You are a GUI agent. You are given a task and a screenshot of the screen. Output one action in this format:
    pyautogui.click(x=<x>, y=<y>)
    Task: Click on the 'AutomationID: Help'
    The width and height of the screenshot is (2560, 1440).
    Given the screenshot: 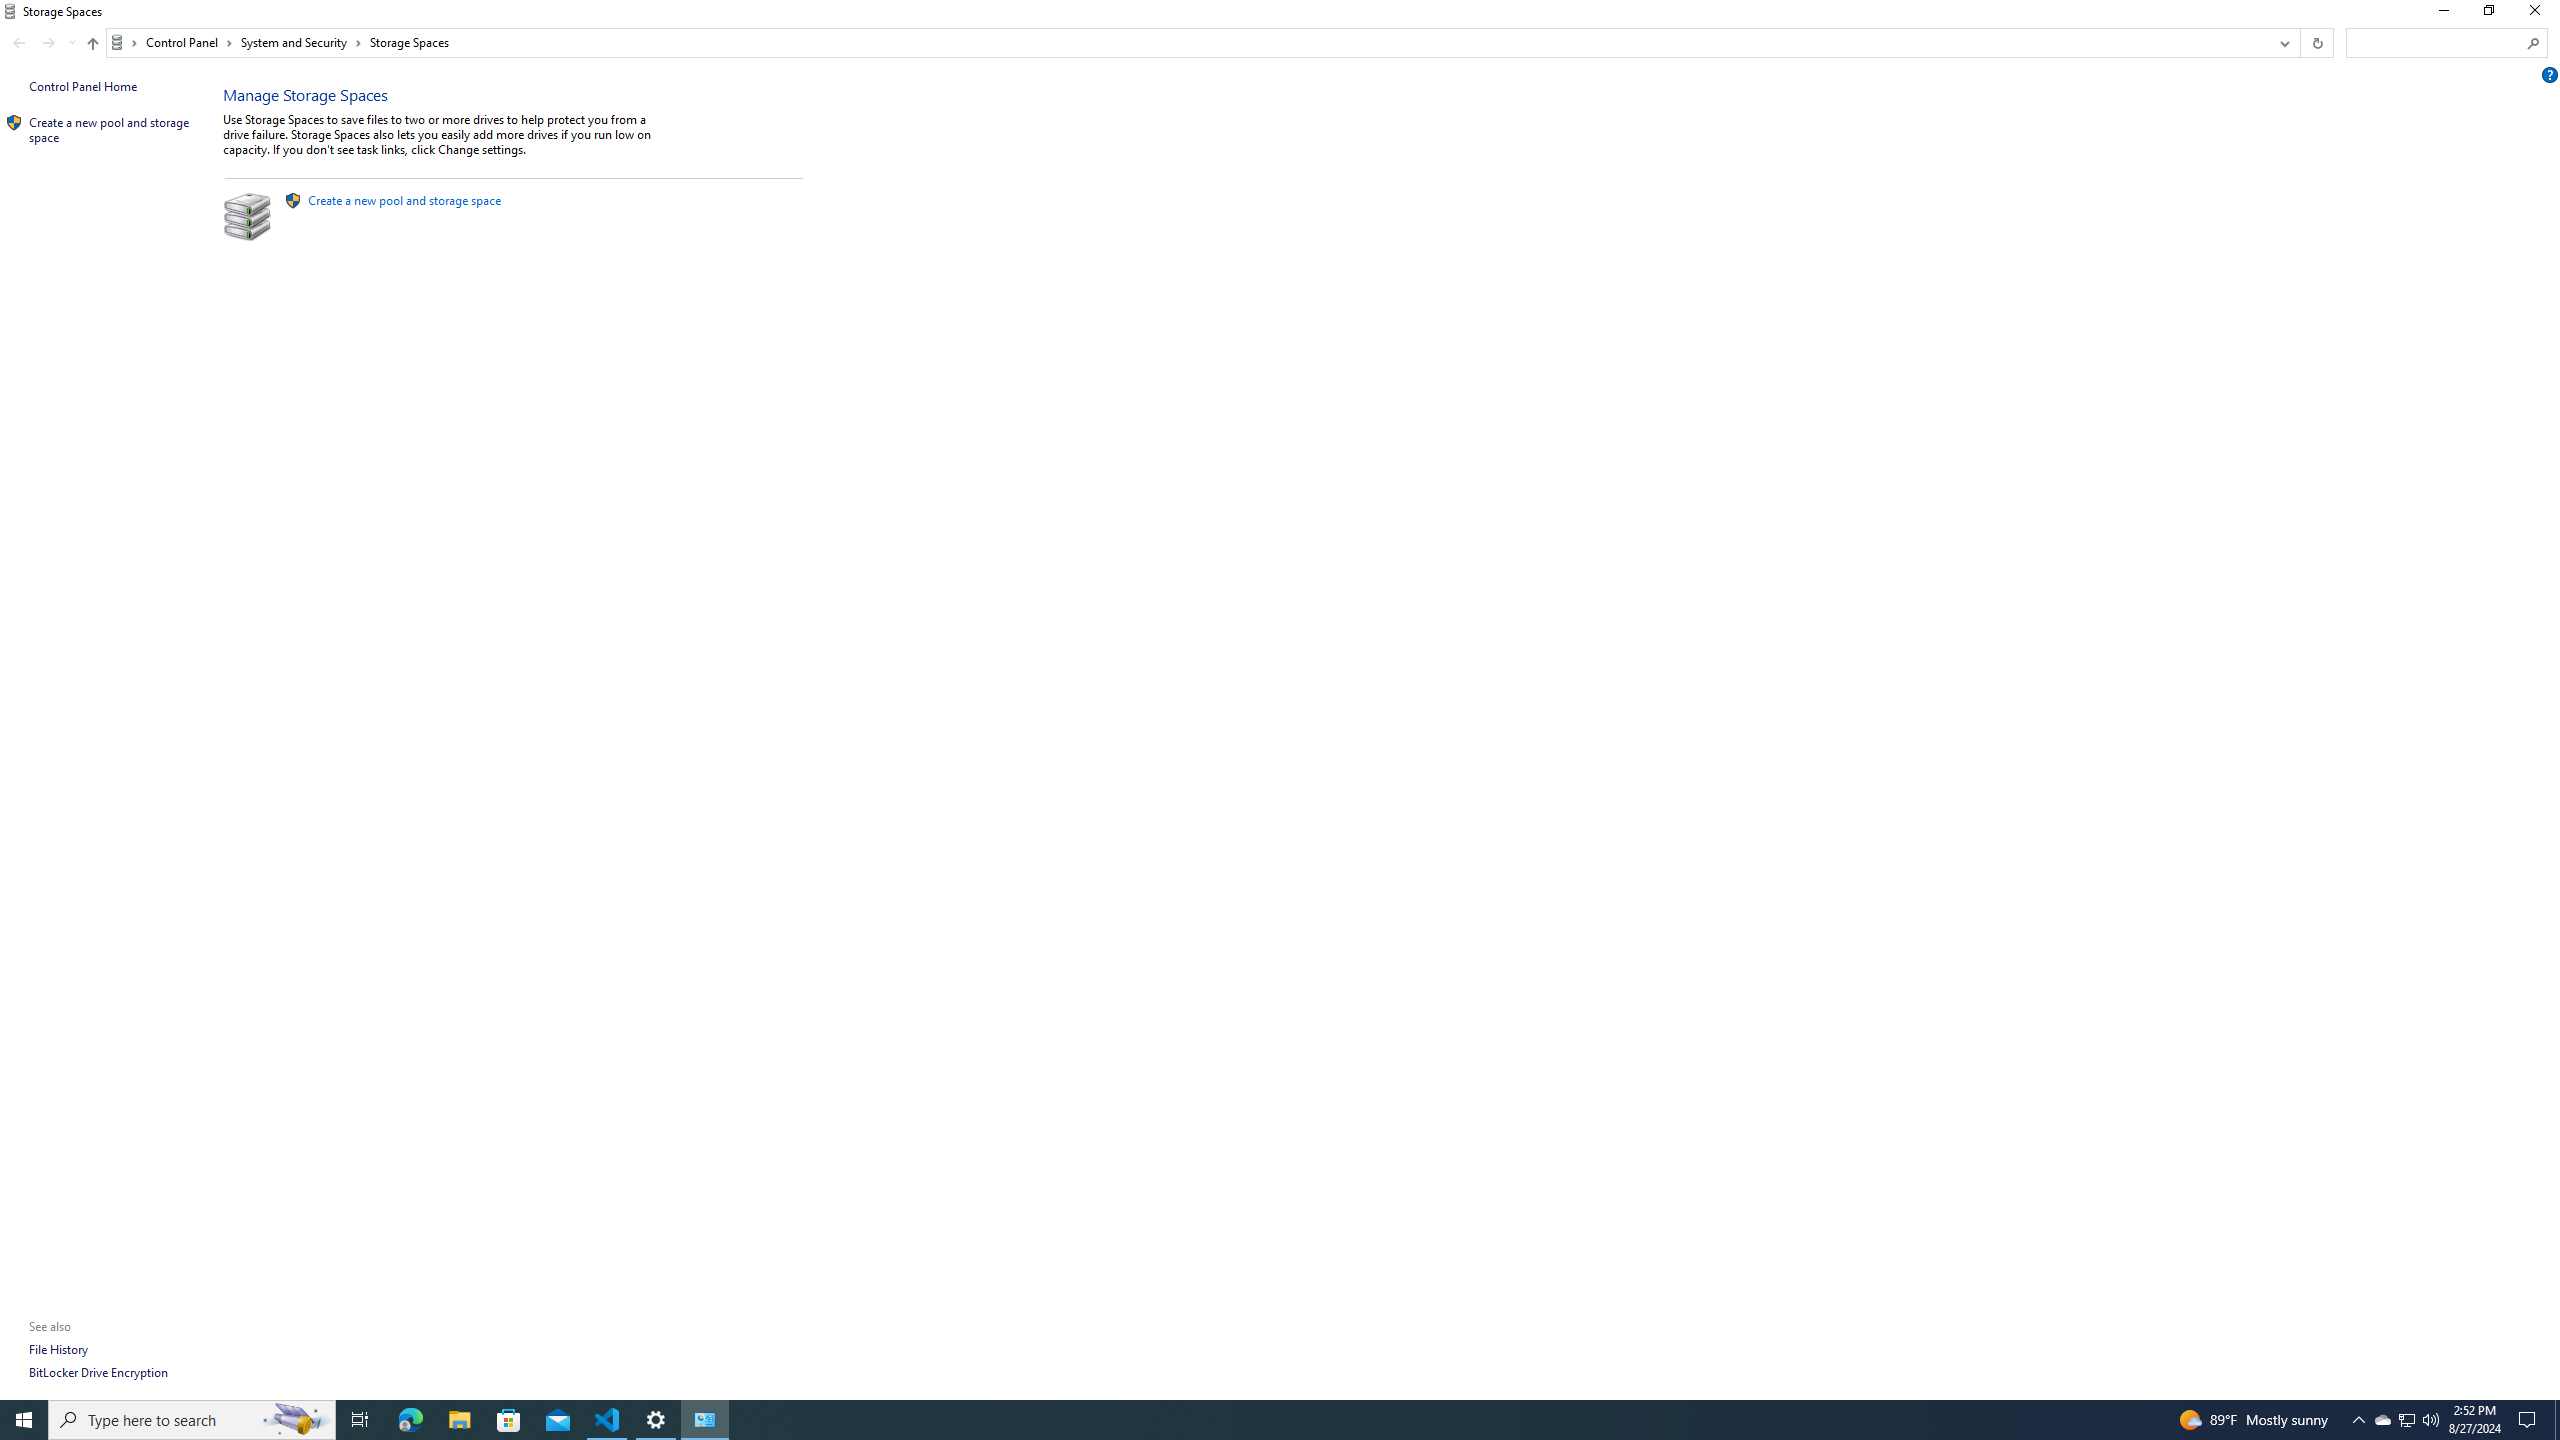 What is the action you would take?
    pyautogui.click(x=2551, y=73)
    